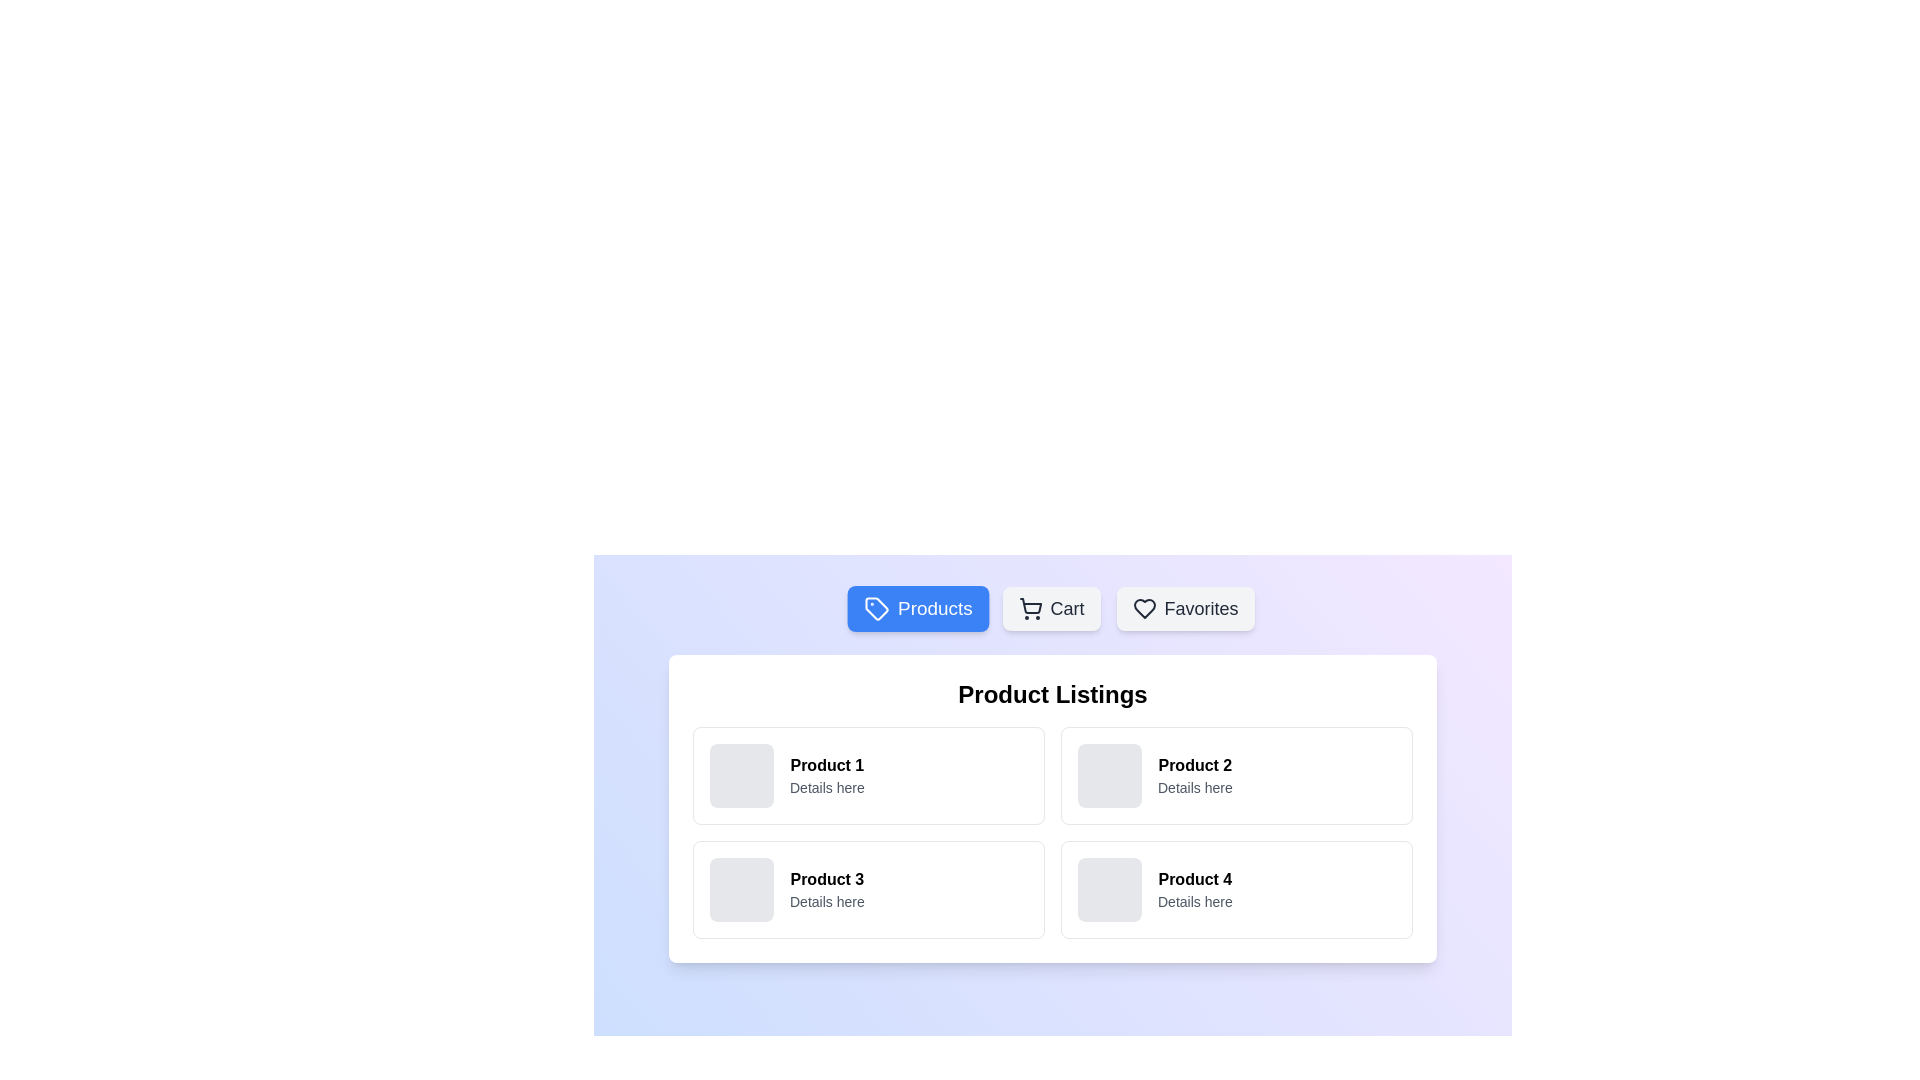  I want to click on the 'Products' button, which is a rounded button with a blue background and white text, located at the top-center of the interface, so click(917, 608).